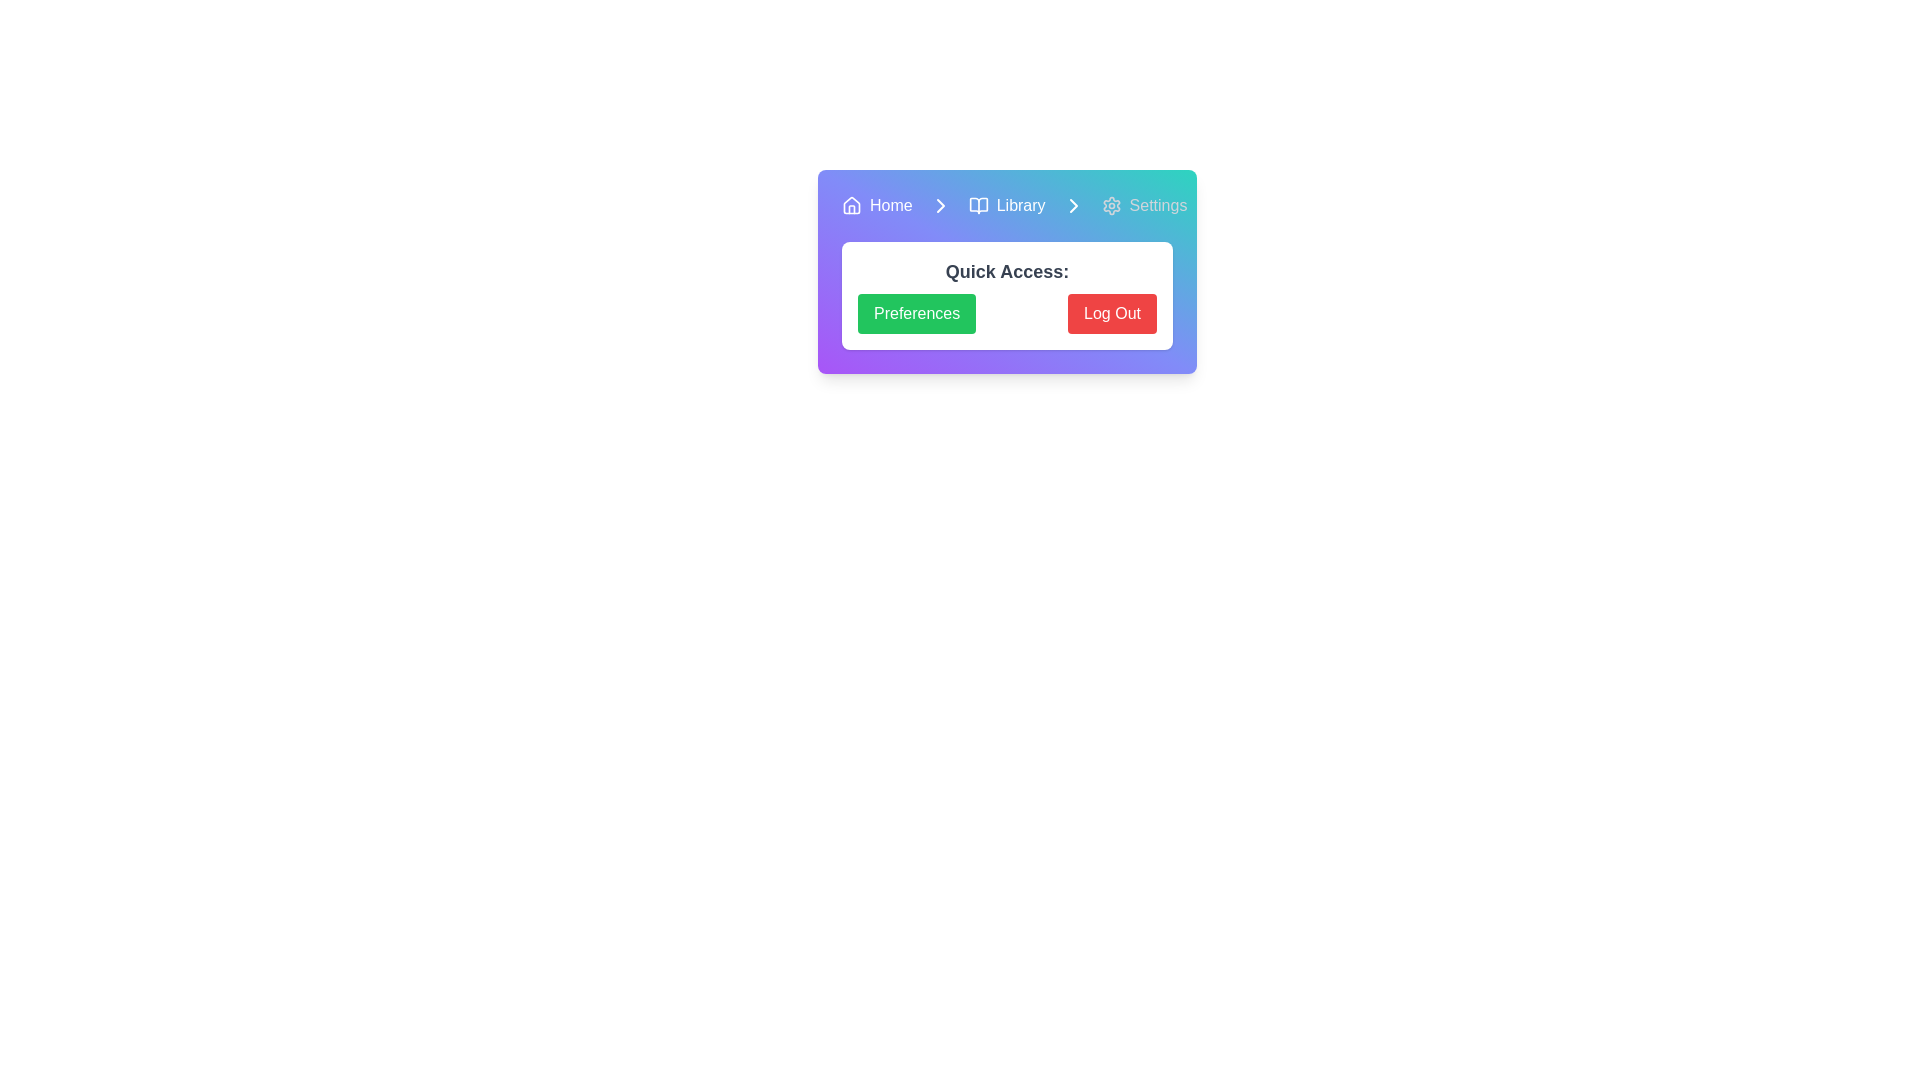 Image resolution: width=1920 pixels, height=1080 pixels. Describe the element at coordinates (1110, 205) in the screenshot. I see `the gear icon located in the top-right section of the interface` at that location.